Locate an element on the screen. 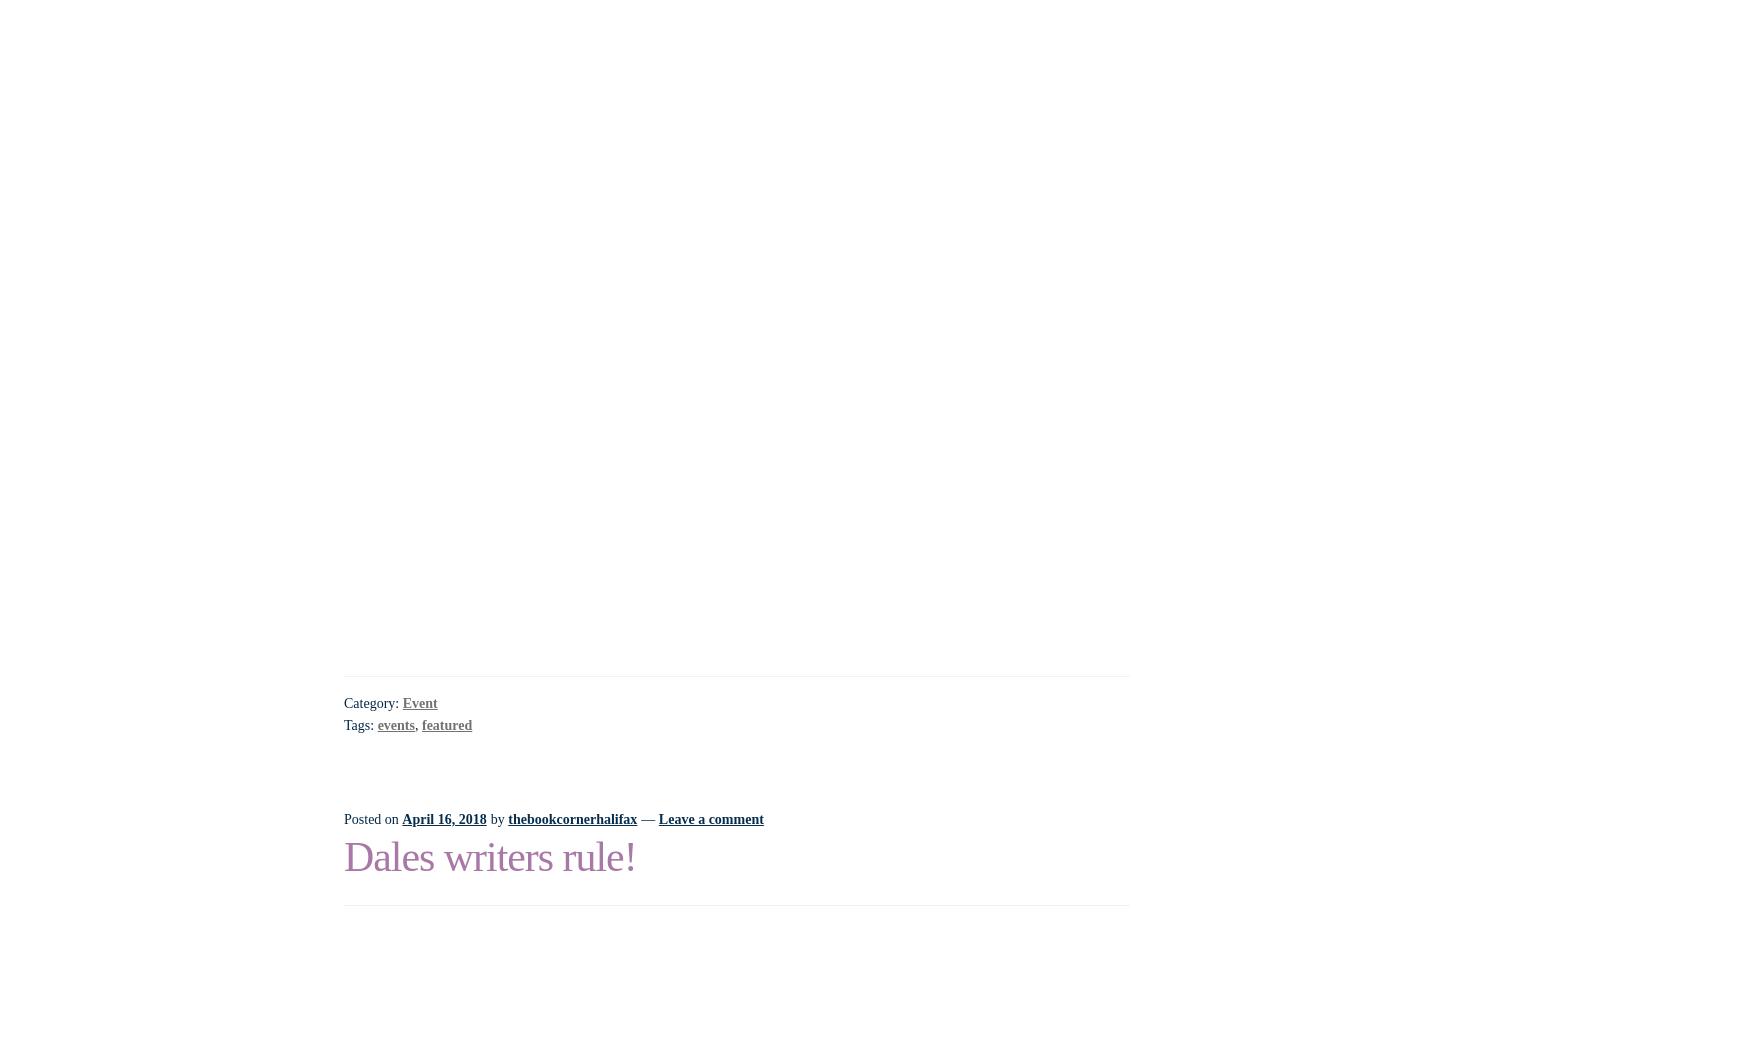 This screenshot has height=1061, width=1752. 'Leave a comment' is located at coordinates (709, 818).